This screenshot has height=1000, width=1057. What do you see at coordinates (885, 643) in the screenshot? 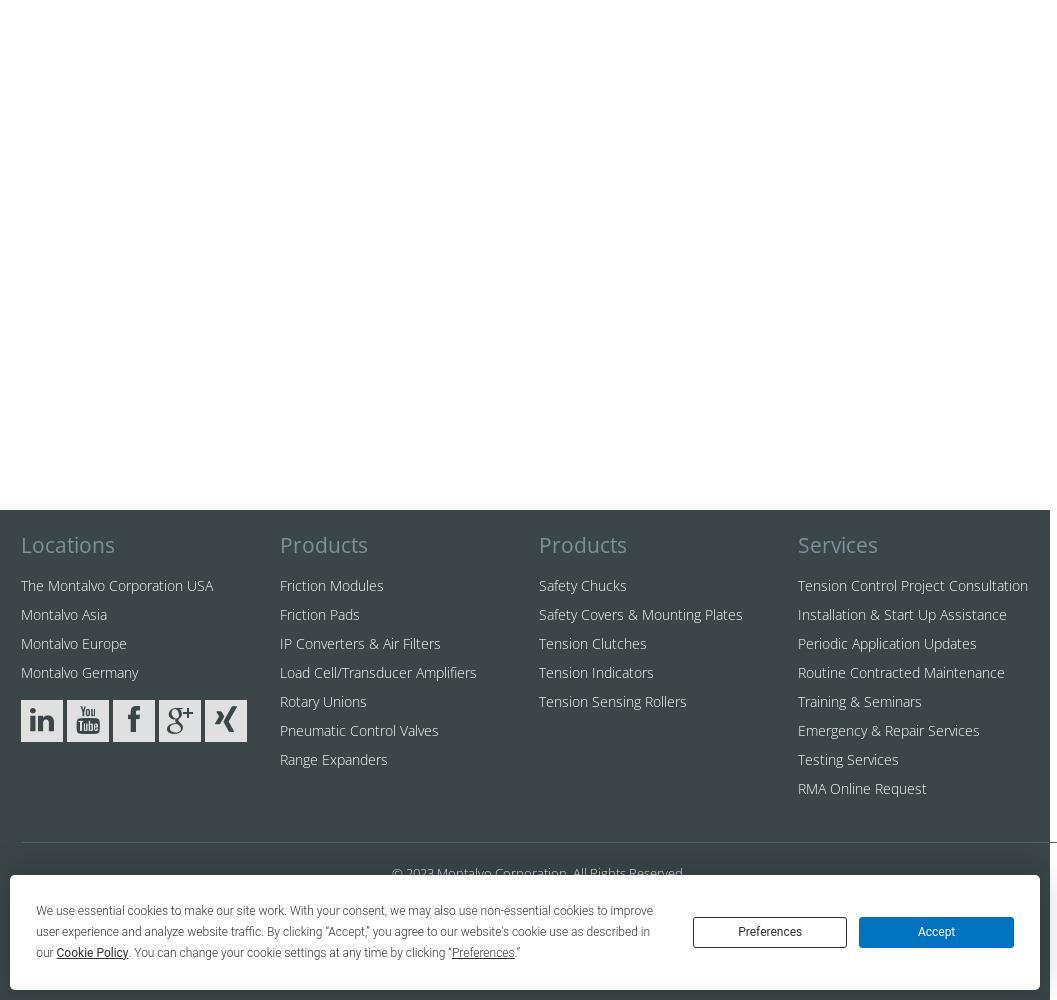
I see `'Periodic Application Updates'` at bounding box center [885, 643].